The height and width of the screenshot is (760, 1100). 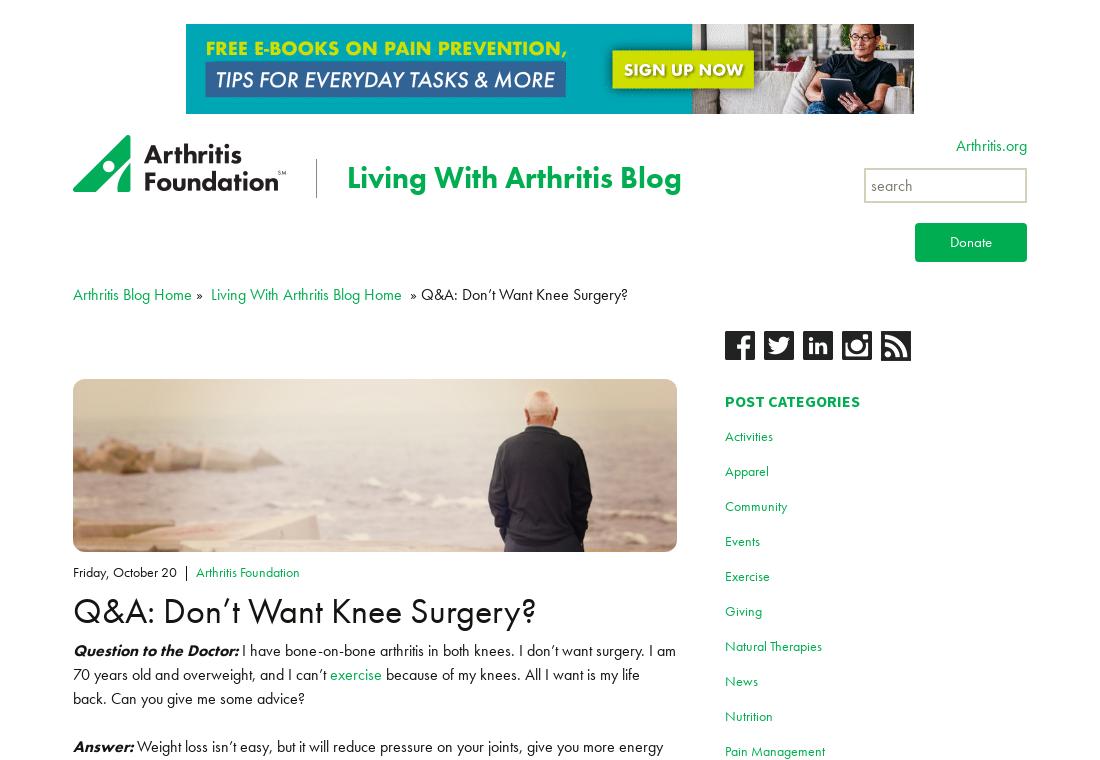 What do you see at coordinates (356, 686) in the screenshot?
I see `'because of my knees. All I want is my life back. Can you give me some advice?'` at bounding box center [356, 686].